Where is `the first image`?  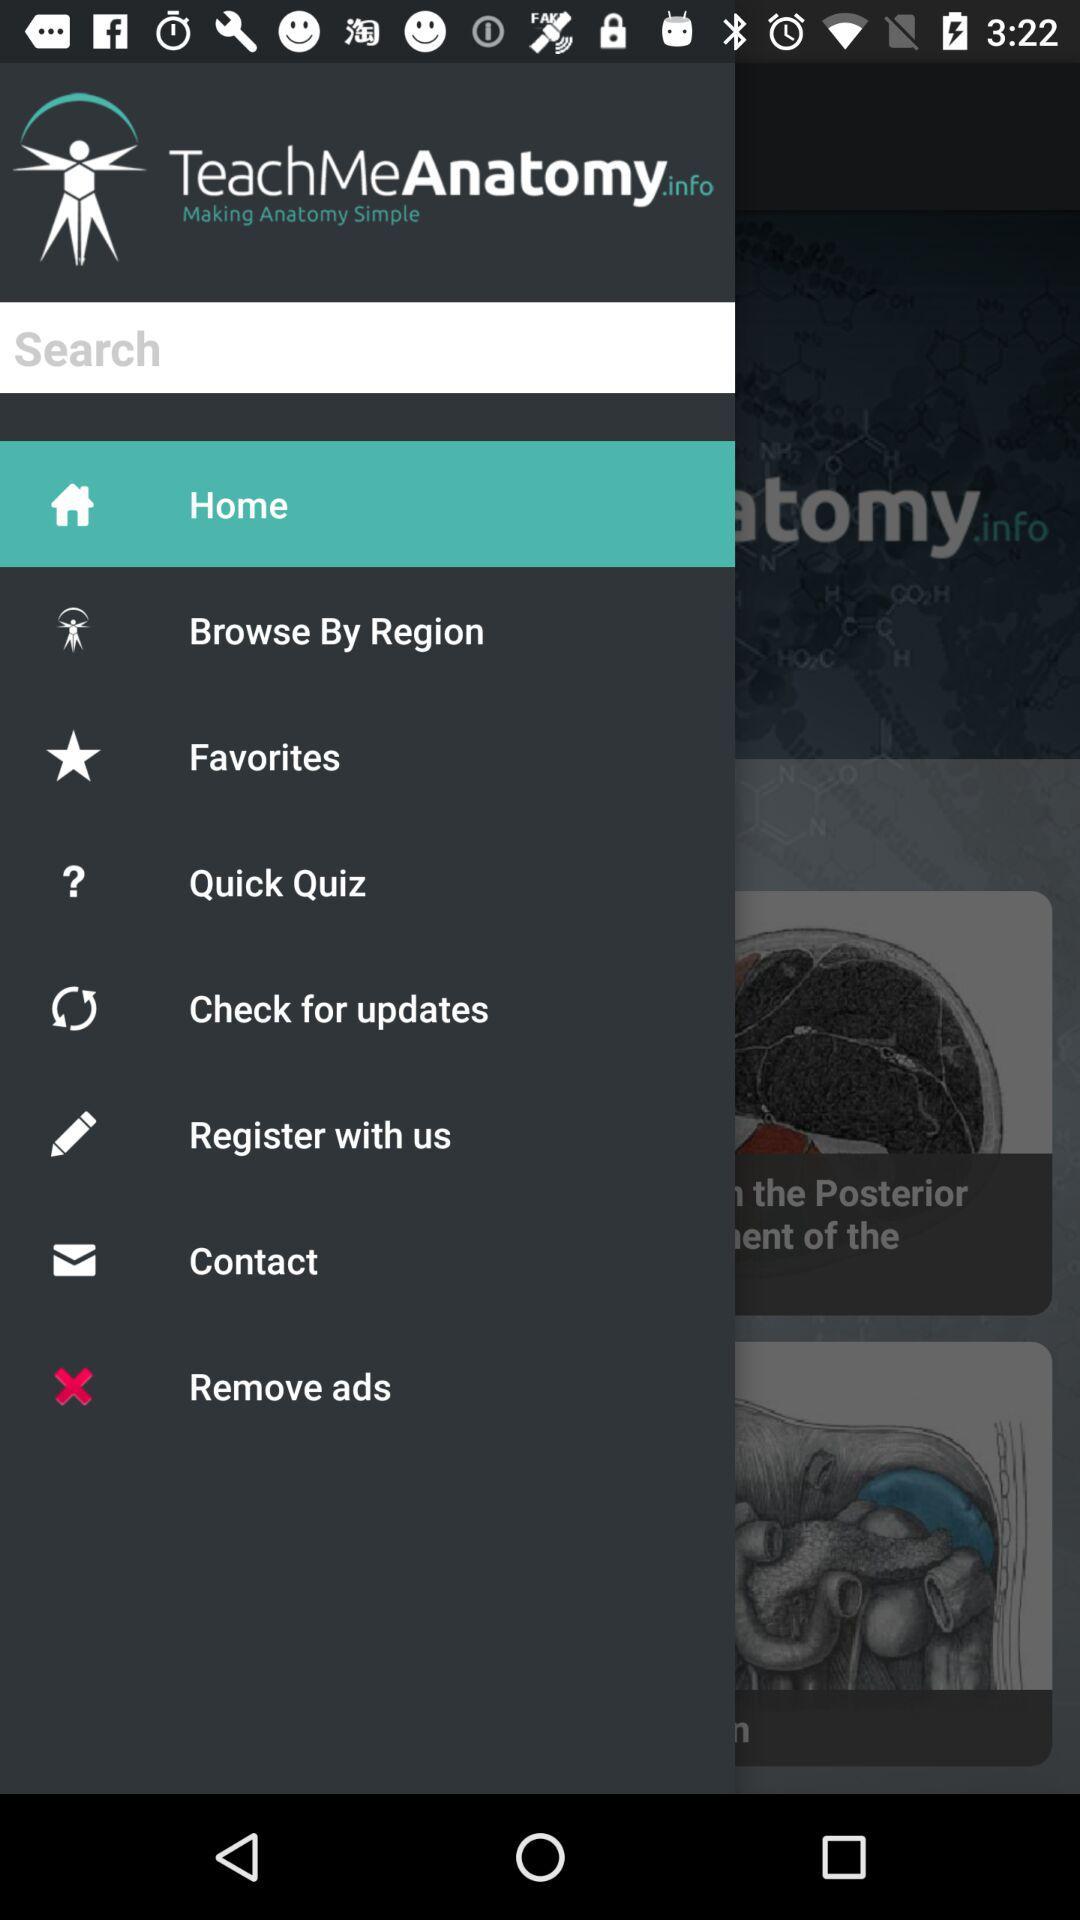 the first image is located at coordinates (801, 1102).